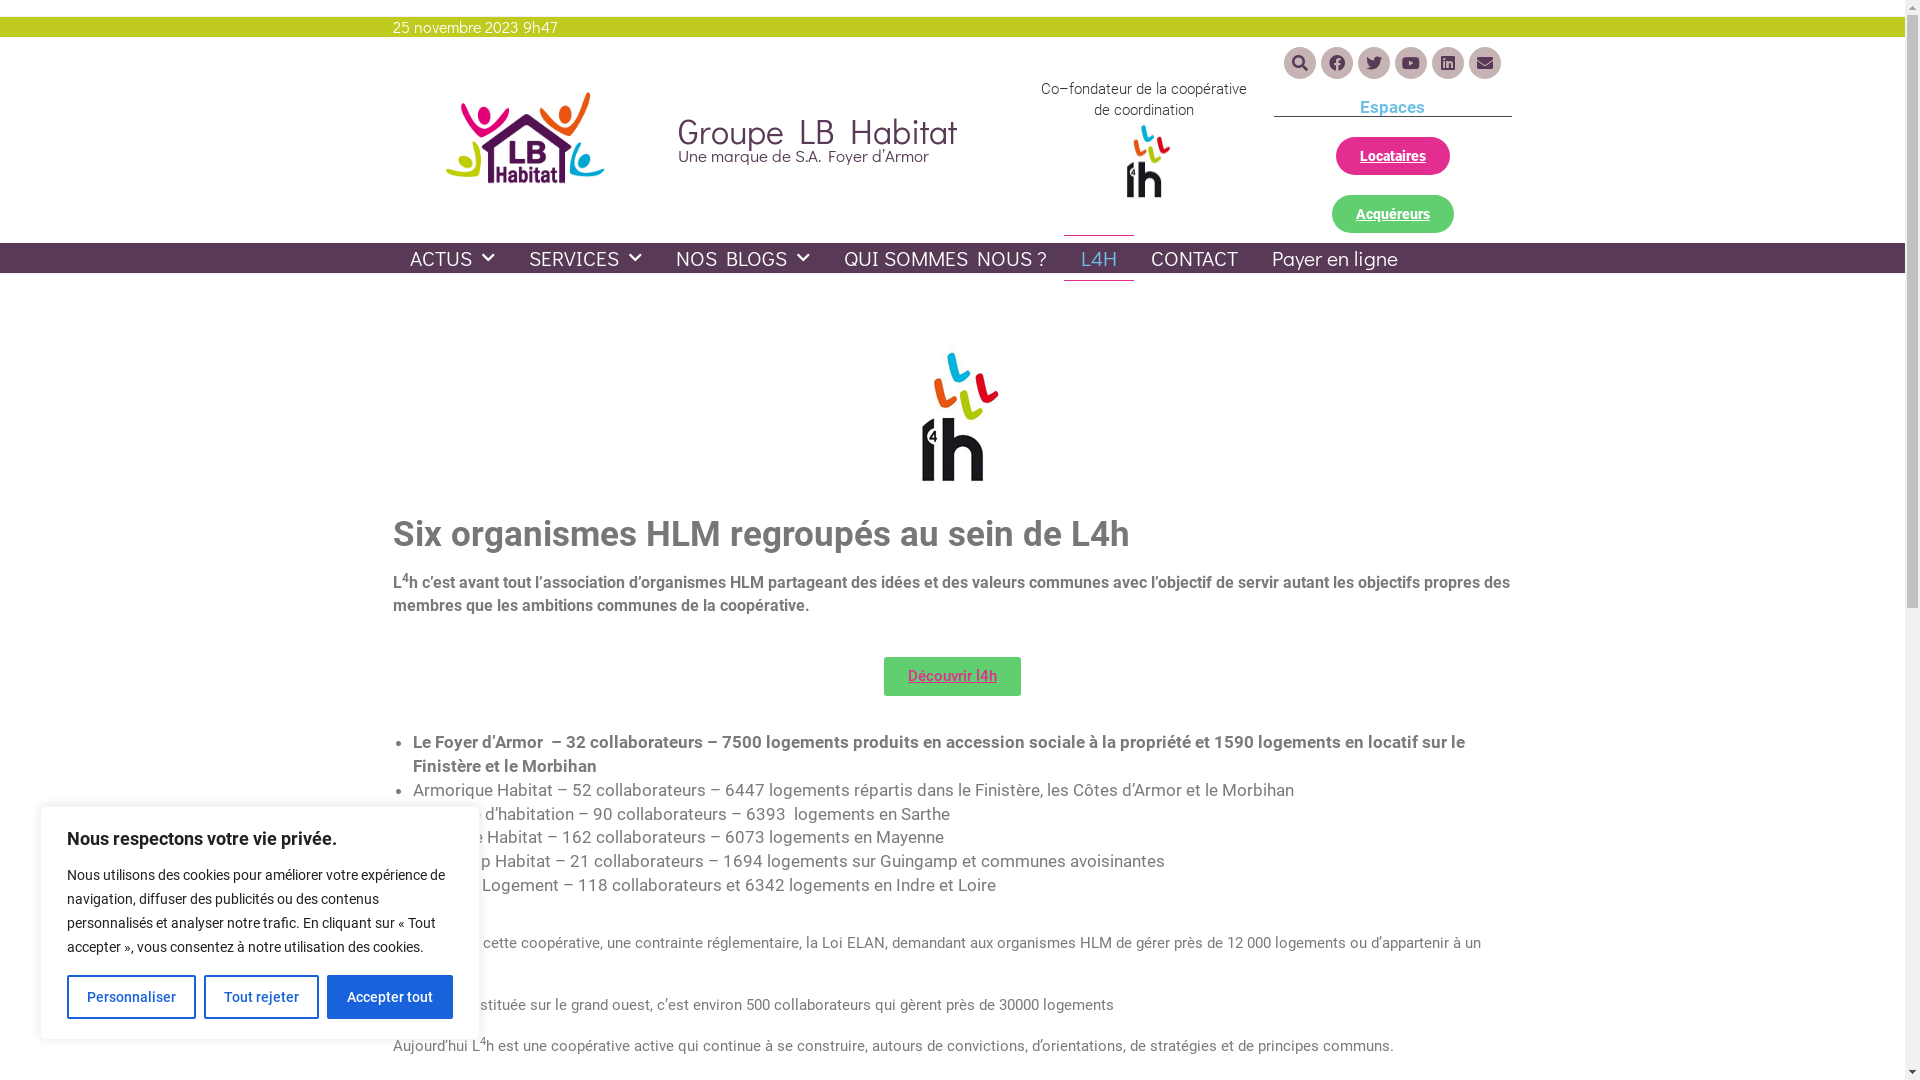  What do you see at coordinates (1133, 257) in the screenshot?
I see `'CONTACT'` at bounding box center [1133, 257].